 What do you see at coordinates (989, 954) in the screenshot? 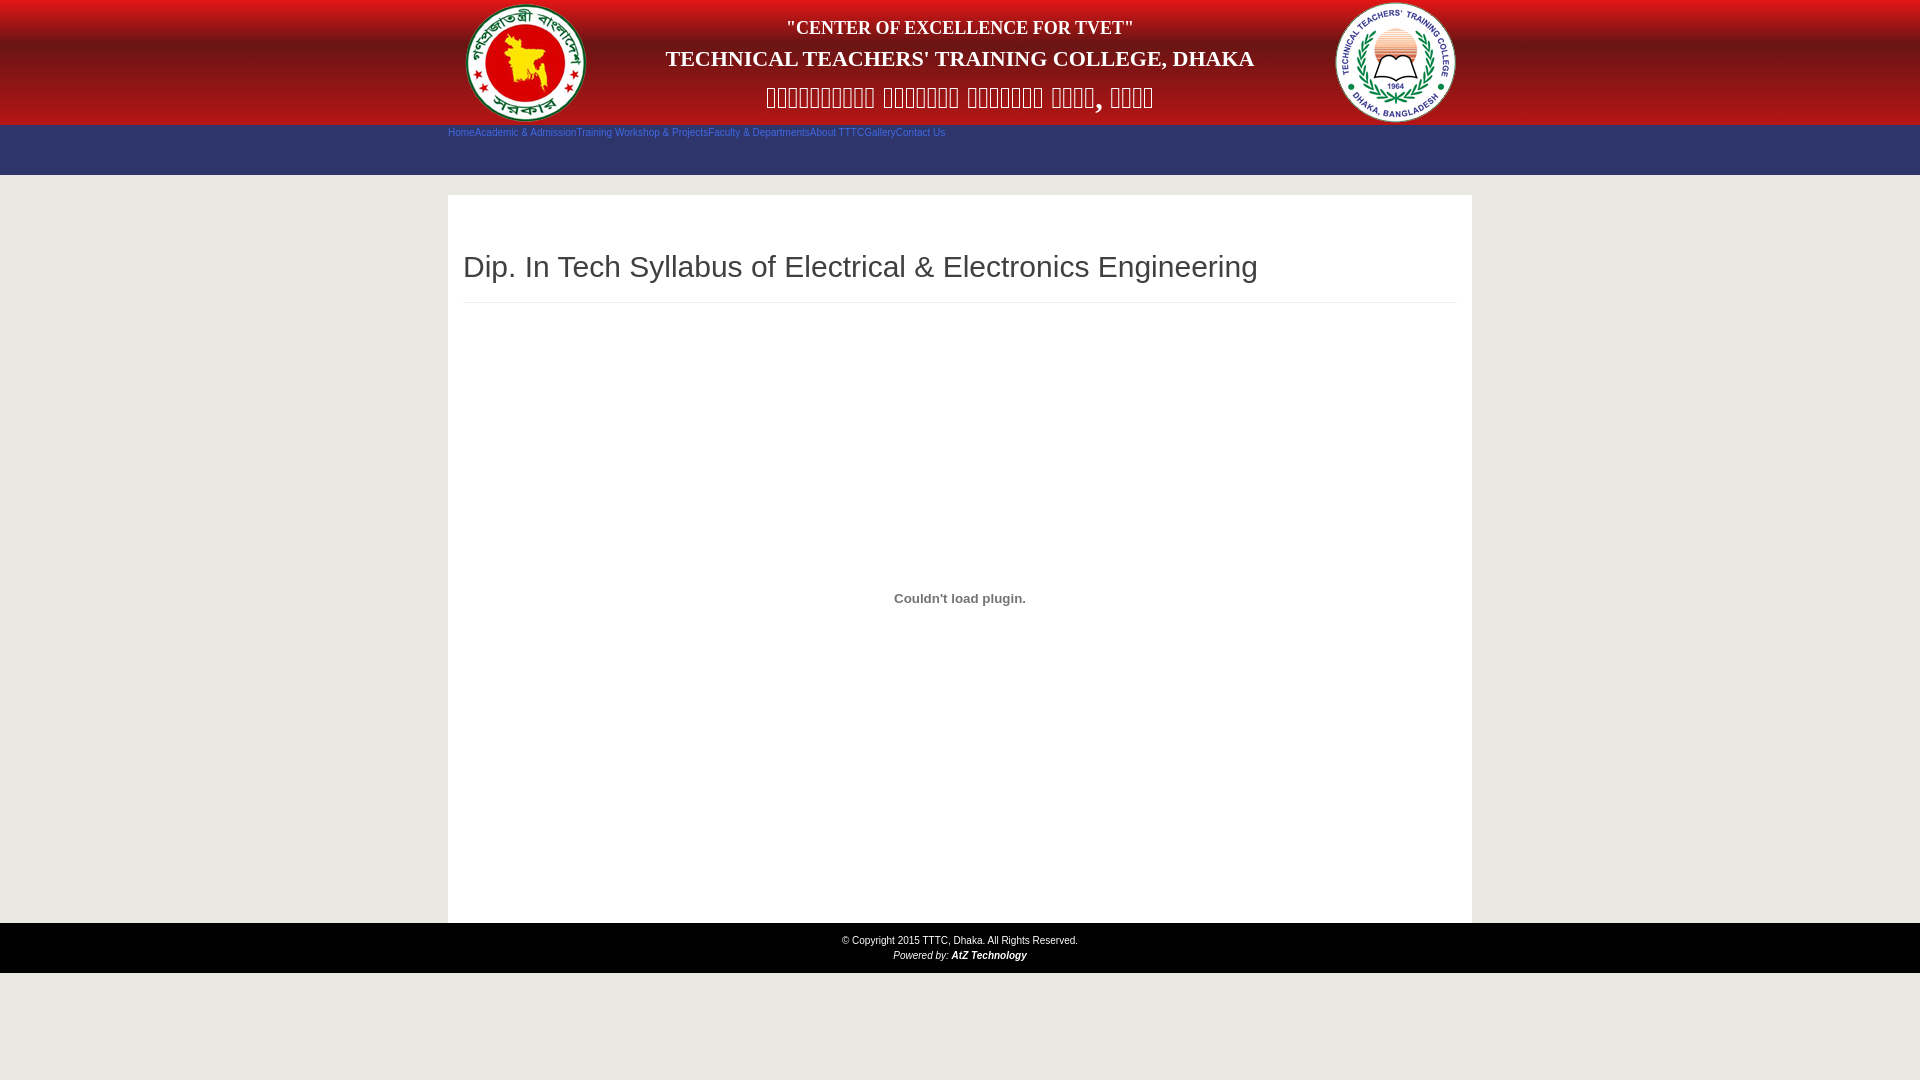
I see `'AtZ Technology'` at bounding box center [989, 954].